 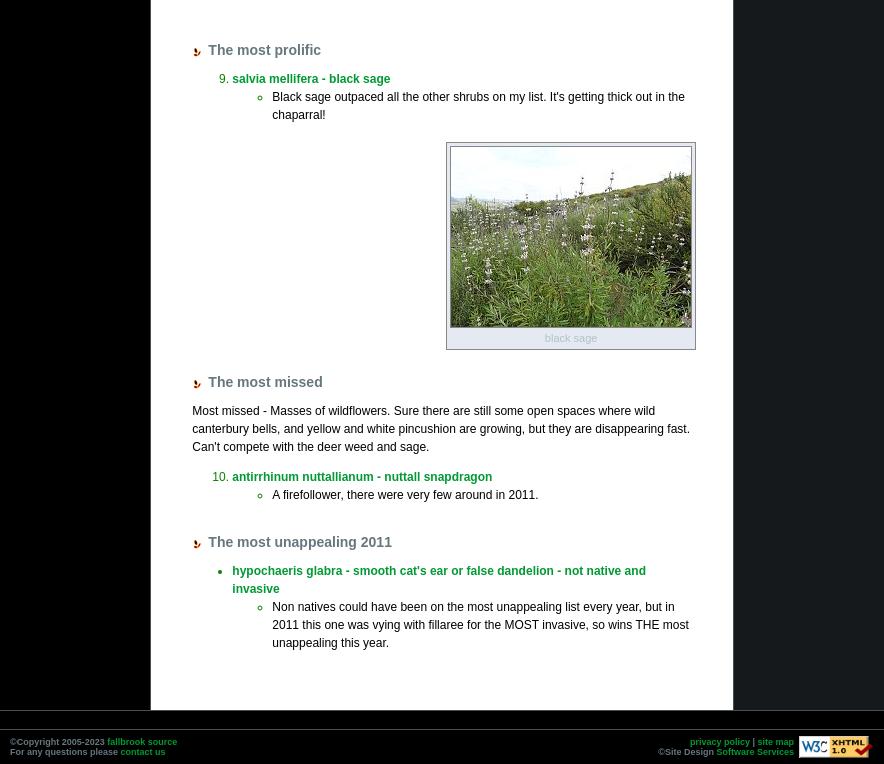 I want to click on 'hypochaeris 
glabra - smooth cat's ear or false dandelion - not native and invasive', so click(x=437, y=578).